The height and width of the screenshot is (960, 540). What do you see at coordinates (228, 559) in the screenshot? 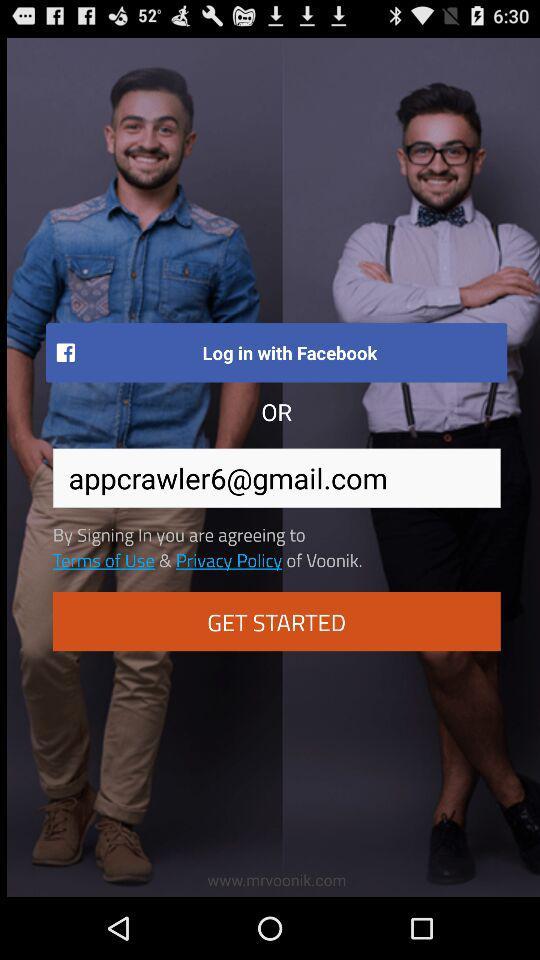
I see `item next to  of voonik.  item` at bounding box center [228, 559].